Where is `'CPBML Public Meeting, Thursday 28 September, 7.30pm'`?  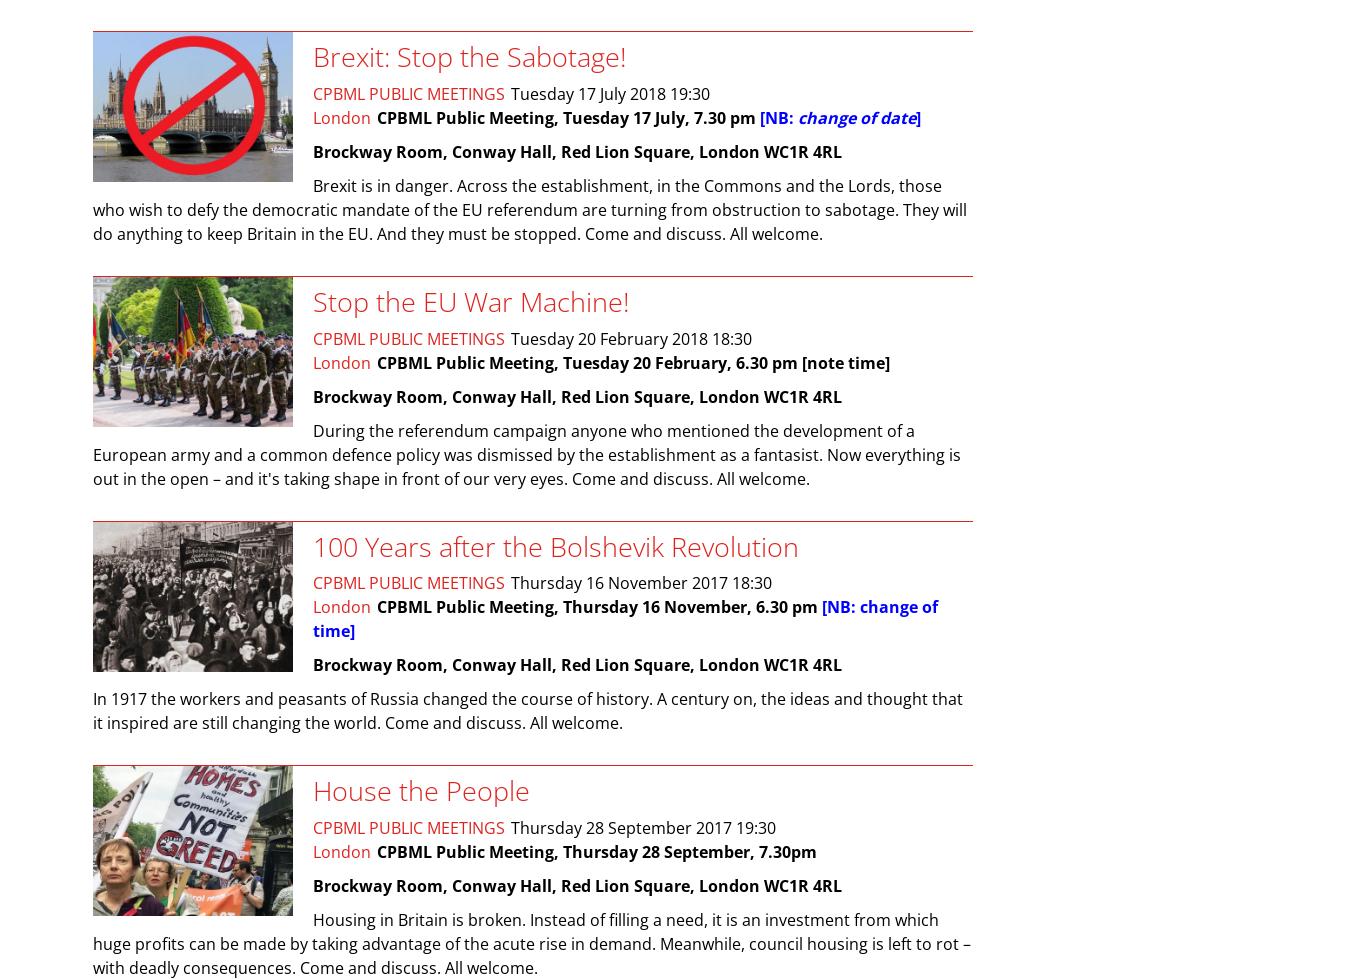
'CPBML Public Meeting, Thursday 28 September, 7.30pm' is located at coordinates (595, 851).